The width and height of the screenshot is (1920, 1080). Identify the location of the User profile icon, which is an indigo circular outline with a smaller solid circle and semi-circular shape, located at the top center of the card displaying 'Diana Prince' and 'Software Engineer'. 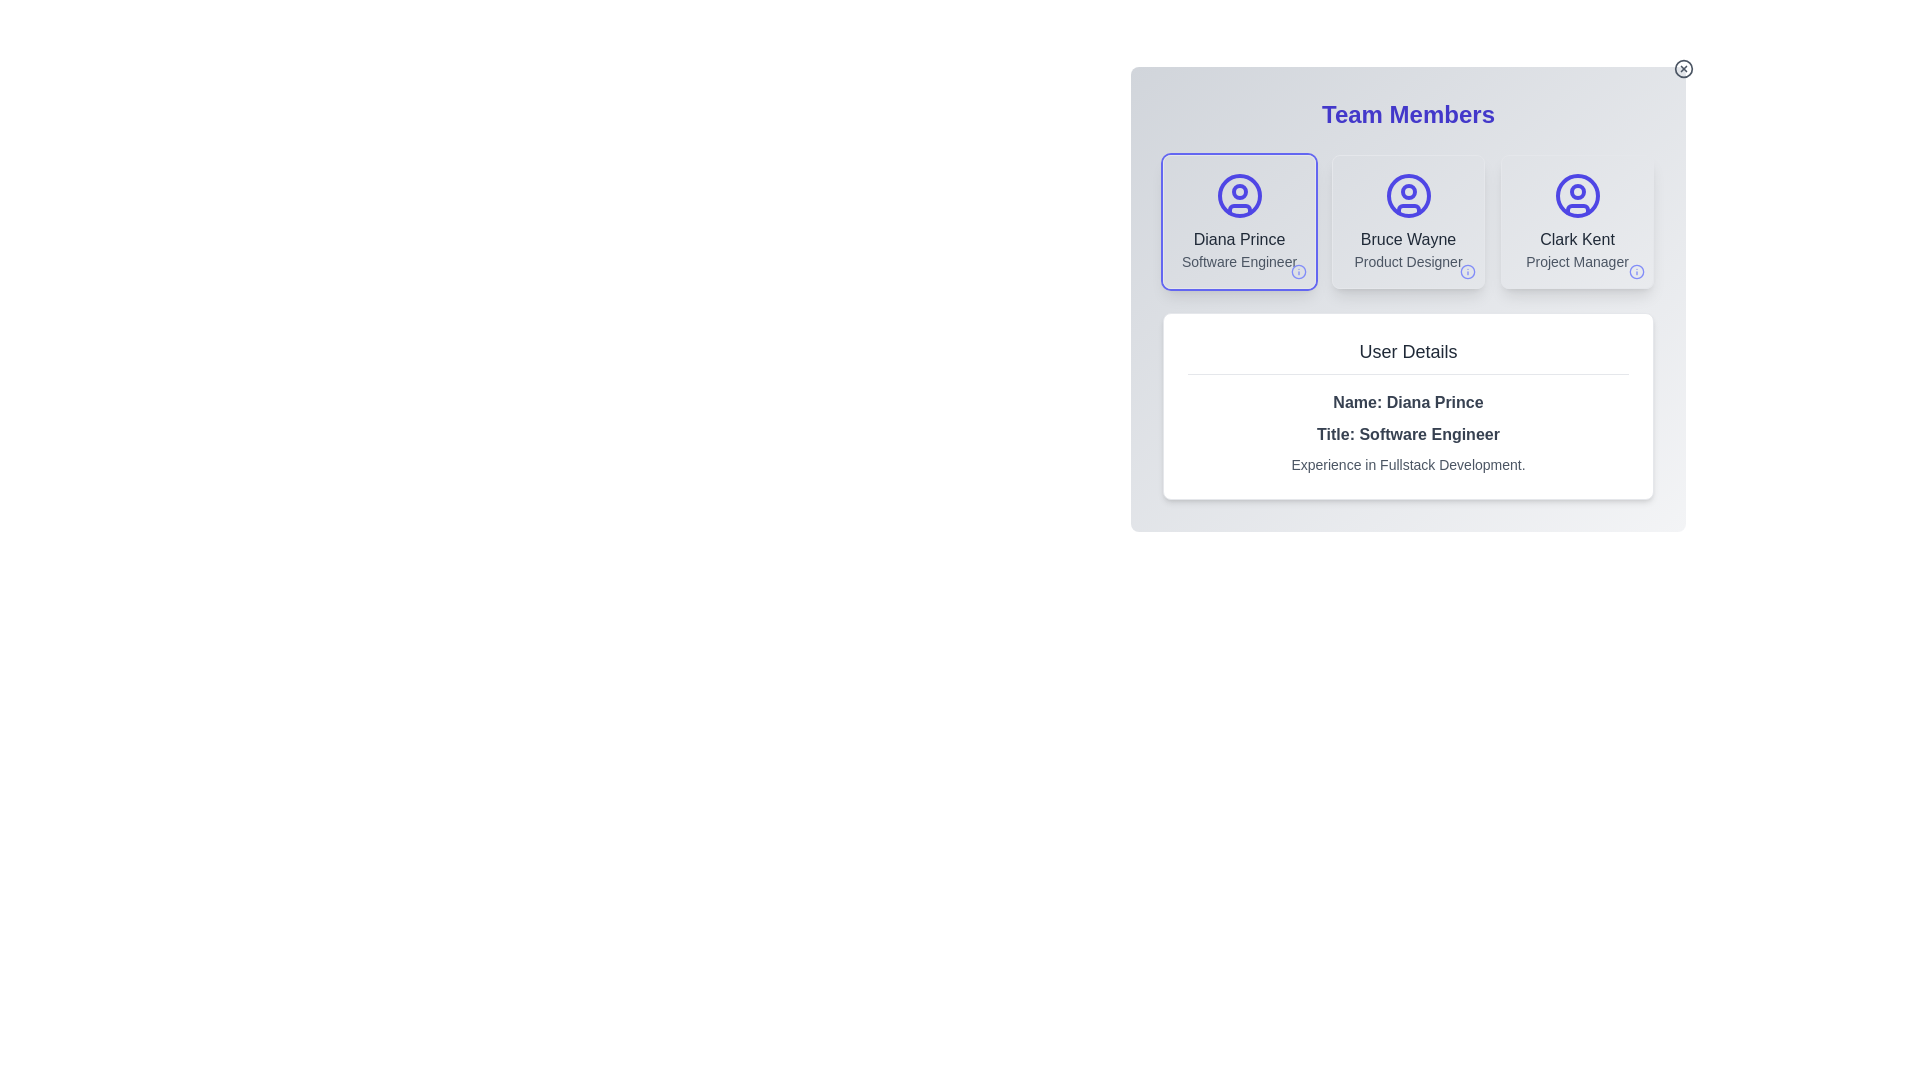
(1238, 196).